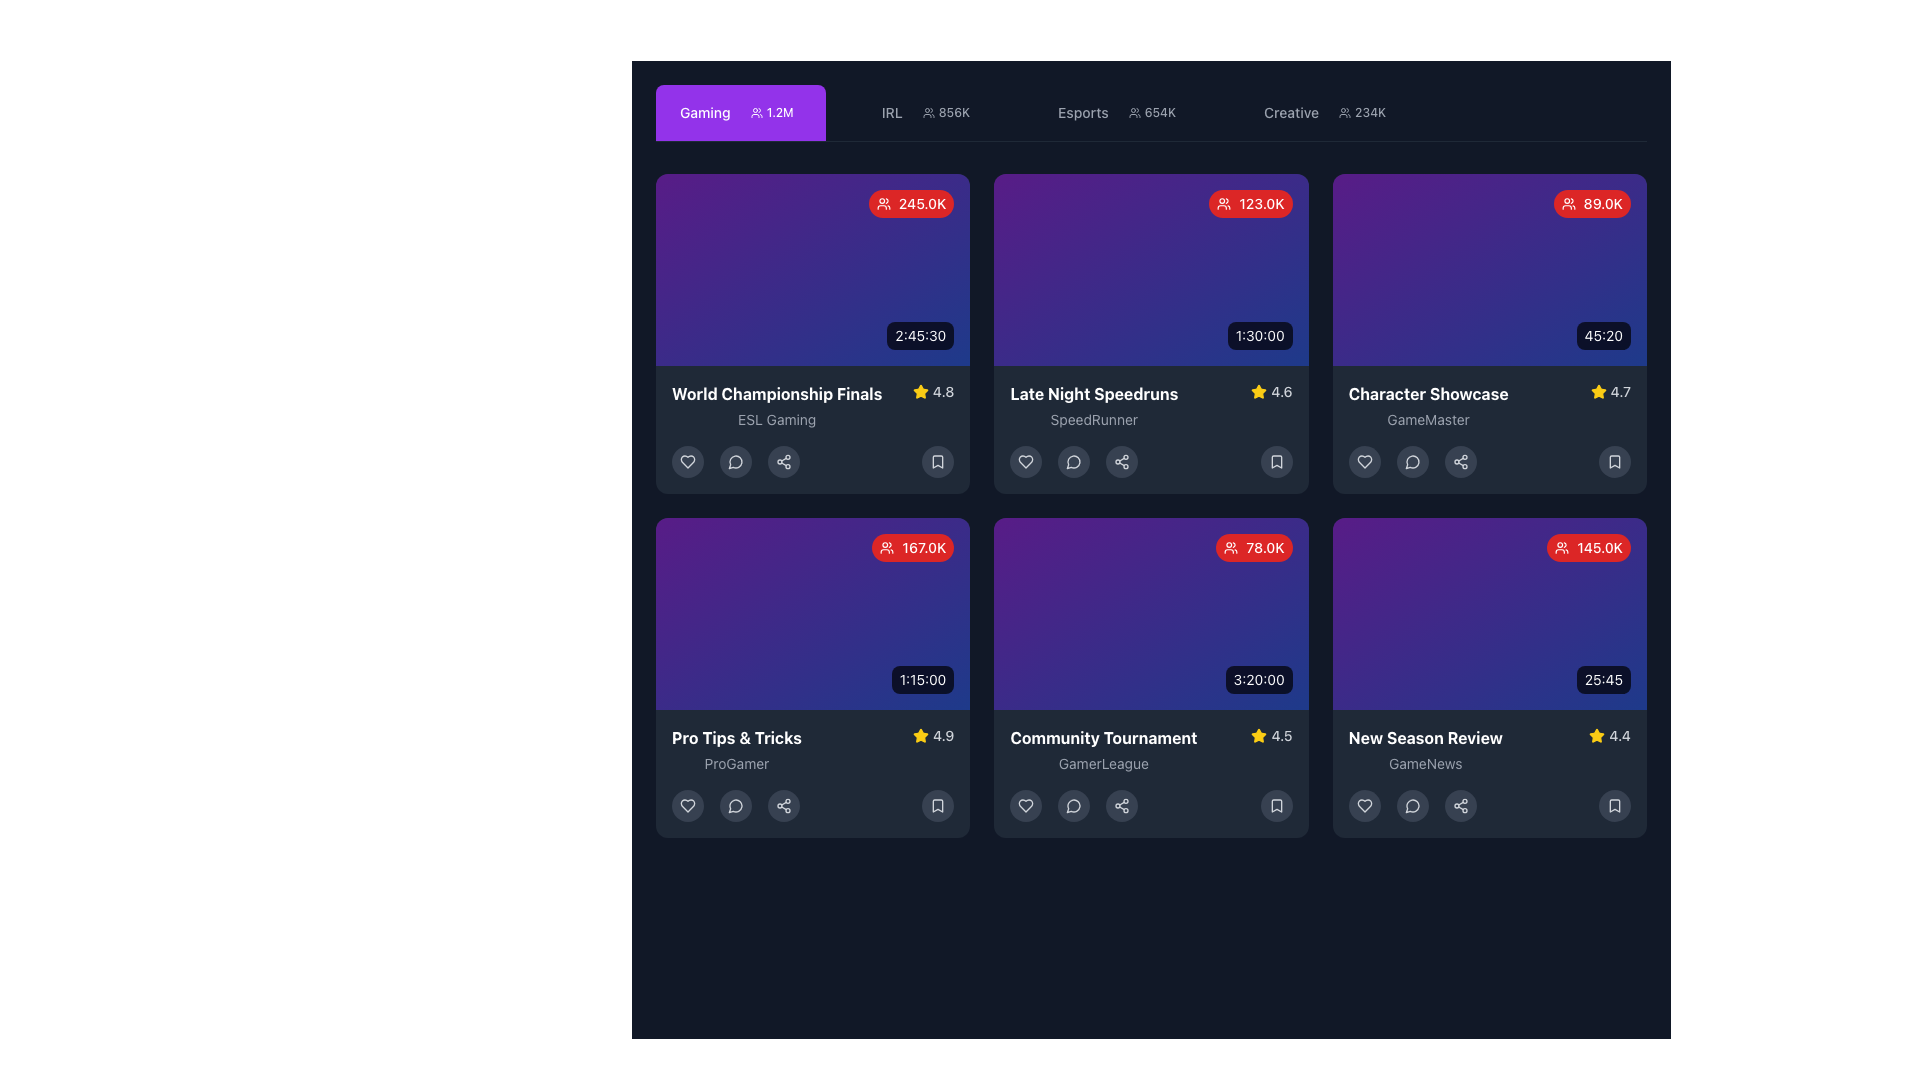 The height and width of the screenshot is (1080, 1920). I want to click on the 'Esports' text label in the navigation menu, so click(1082, 112).